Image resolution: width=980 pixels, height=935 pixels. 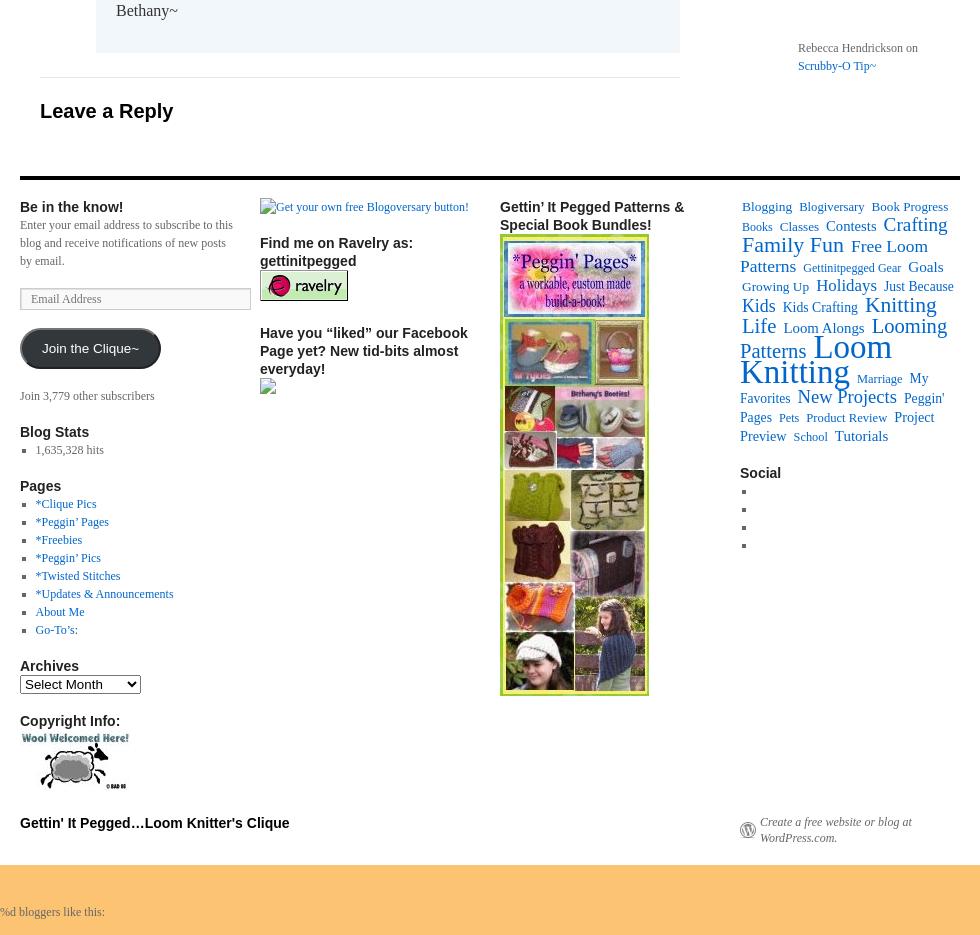 What do you see at coordinates (852, 266) in the screenshot?
I see `'Gettinitpegged Gear'` at bounding box center [852, 266].